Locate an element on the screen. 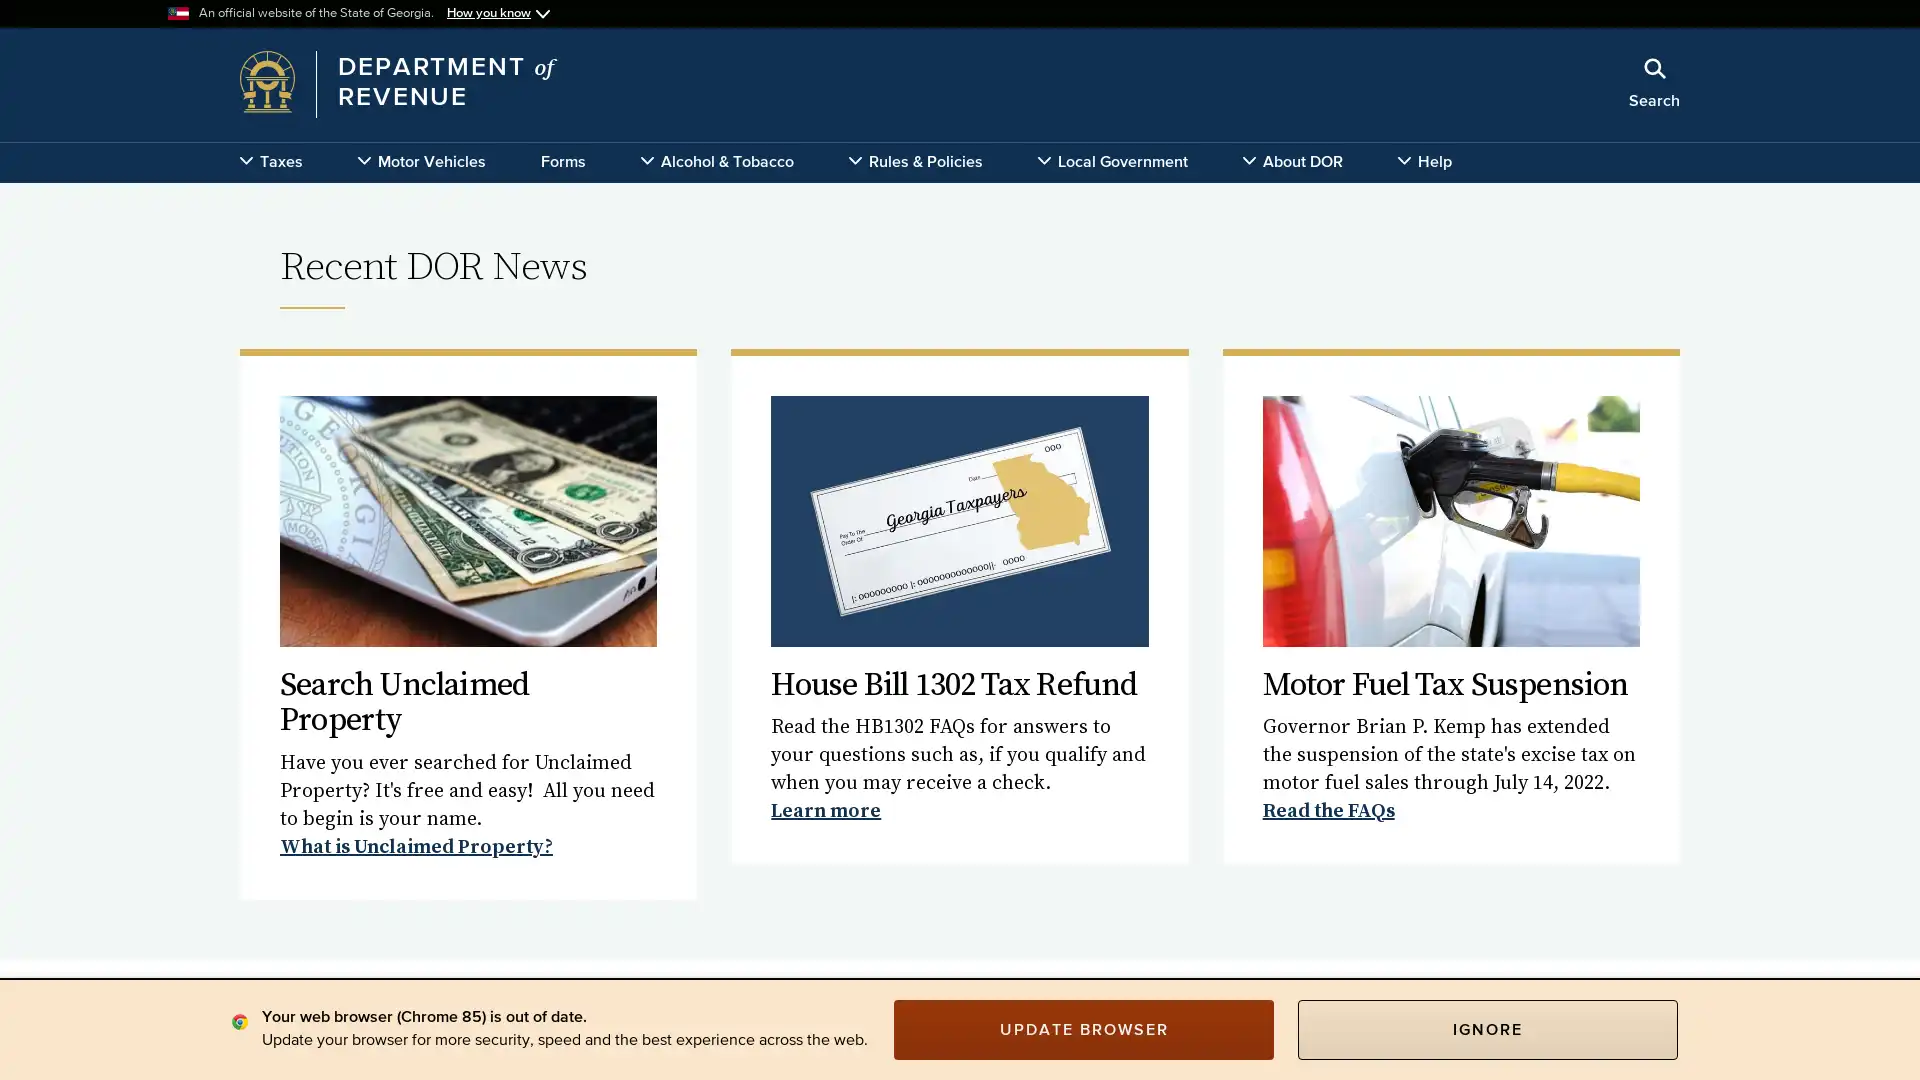  Search is located at coordinates (1654, 85).